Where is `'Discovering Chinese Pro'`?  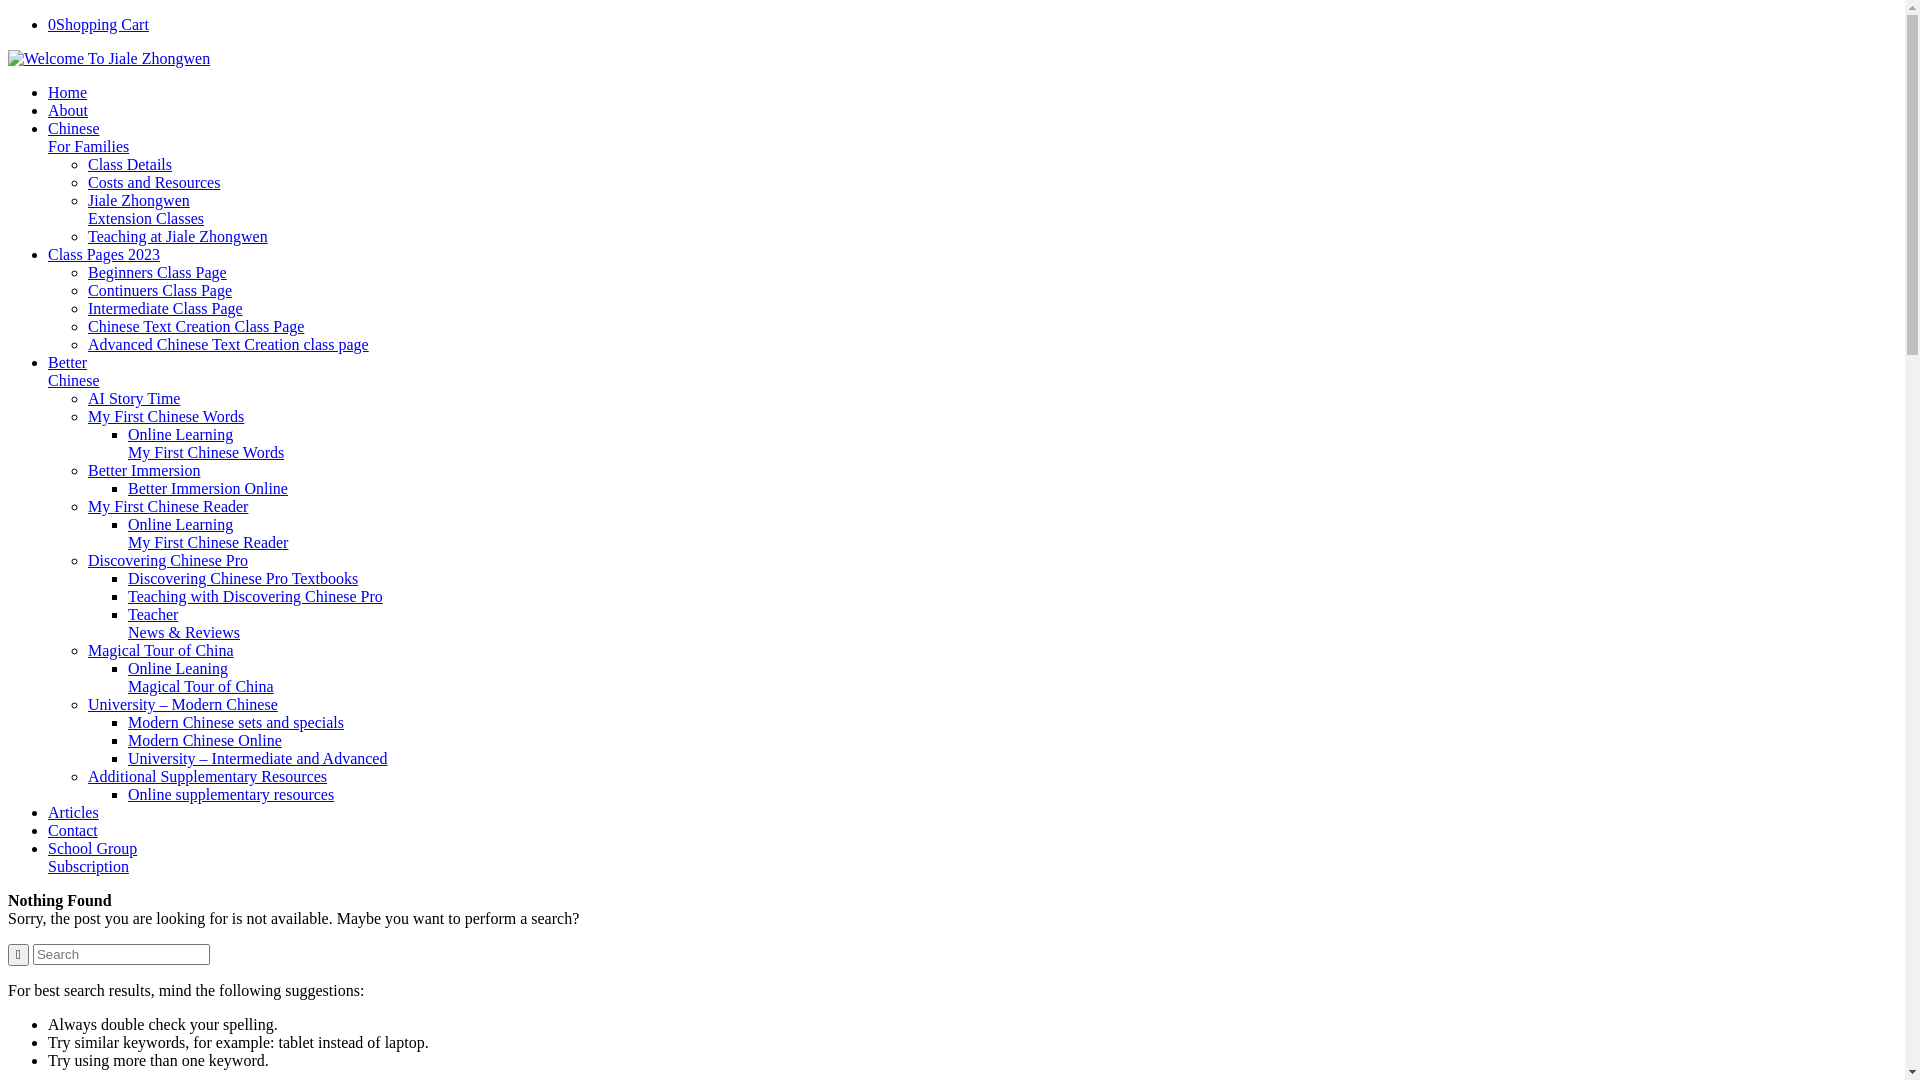 'Discovering Chinese Pro' is located at coordinates (168, 560).